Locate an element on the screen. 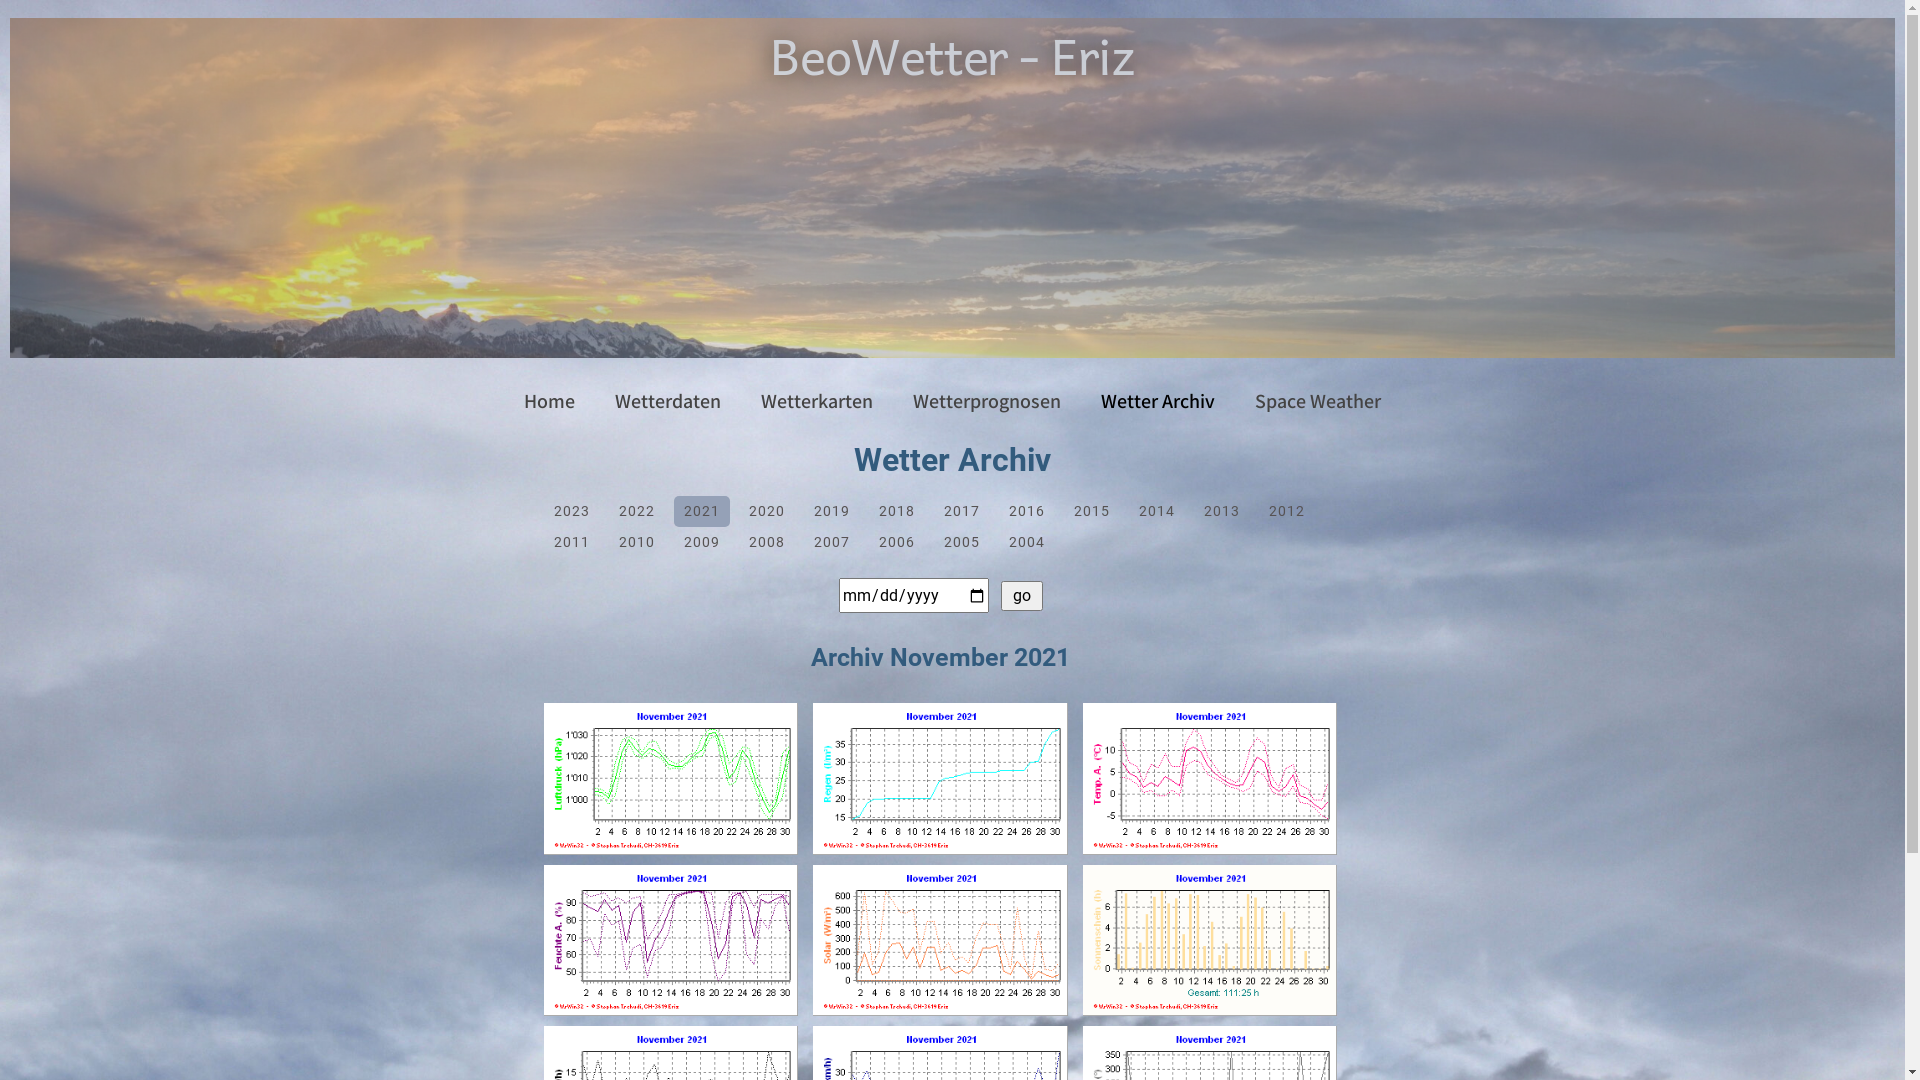 Image resolution: width=1920 pixels, height=1080 pixels. '2021' is located at coordinates (701, 510).